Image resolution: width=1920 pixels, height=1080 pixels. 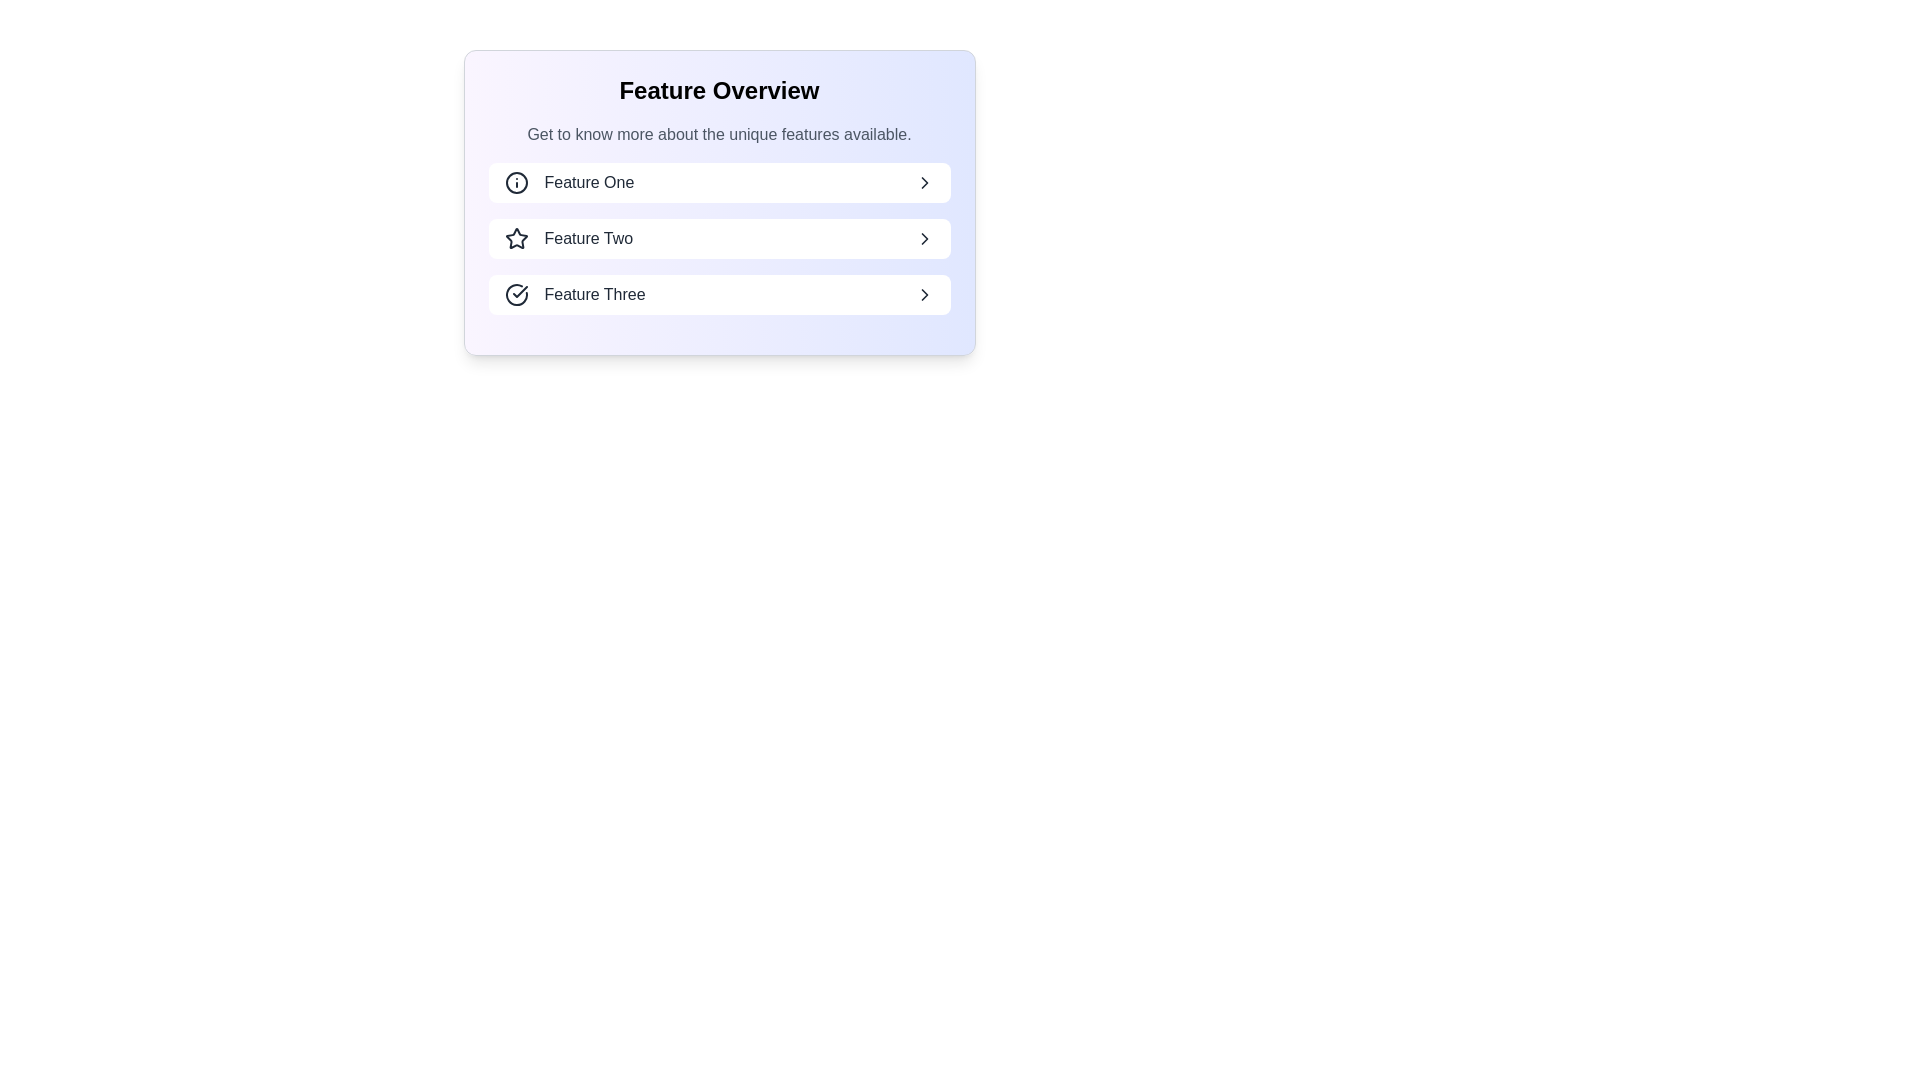 What do you see at coordinates (574, 294) in the screenshot?
I see `the list item displaying 'Feature Three' with a checked circle icon, located in the center of the panel as the third item in the list` at bounding box center [574, 294].